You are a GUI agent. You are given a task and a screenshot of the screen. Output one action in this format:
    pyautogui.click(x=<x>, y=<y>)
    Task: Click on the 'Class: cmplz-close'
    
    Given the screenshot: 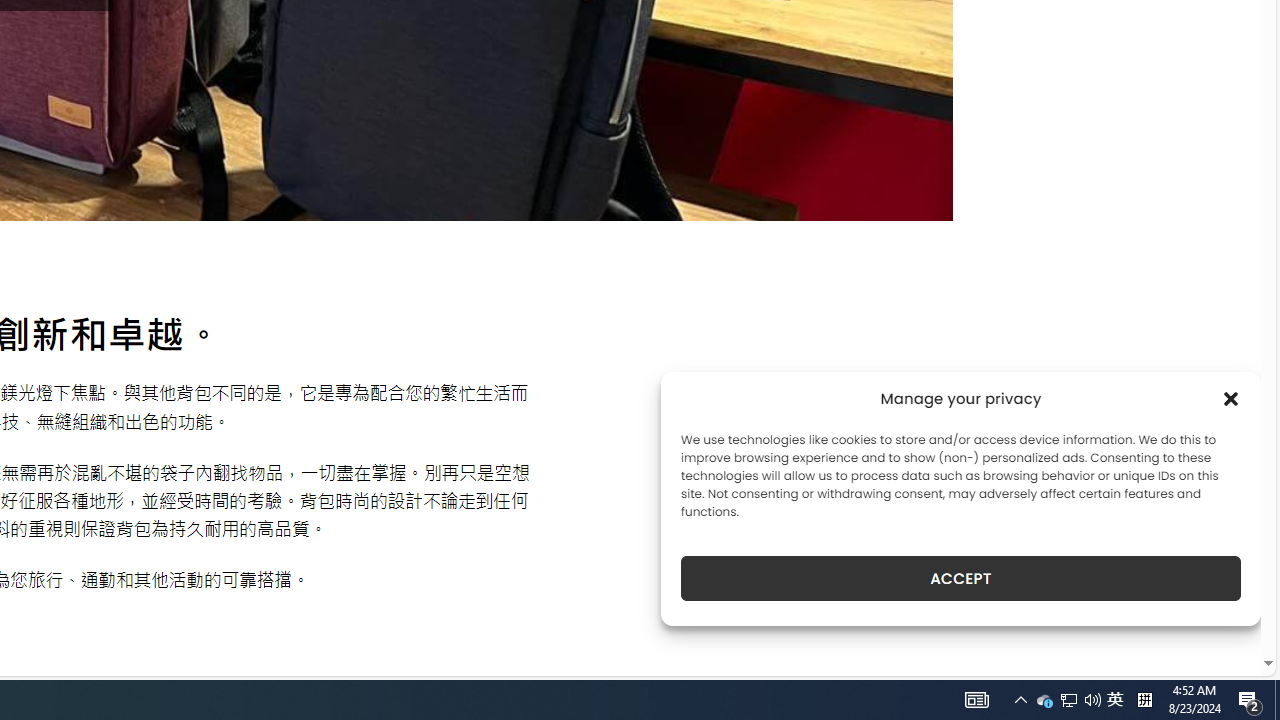 What is the action you would take?
    pyautogui.click(x=1230, y=398)
    